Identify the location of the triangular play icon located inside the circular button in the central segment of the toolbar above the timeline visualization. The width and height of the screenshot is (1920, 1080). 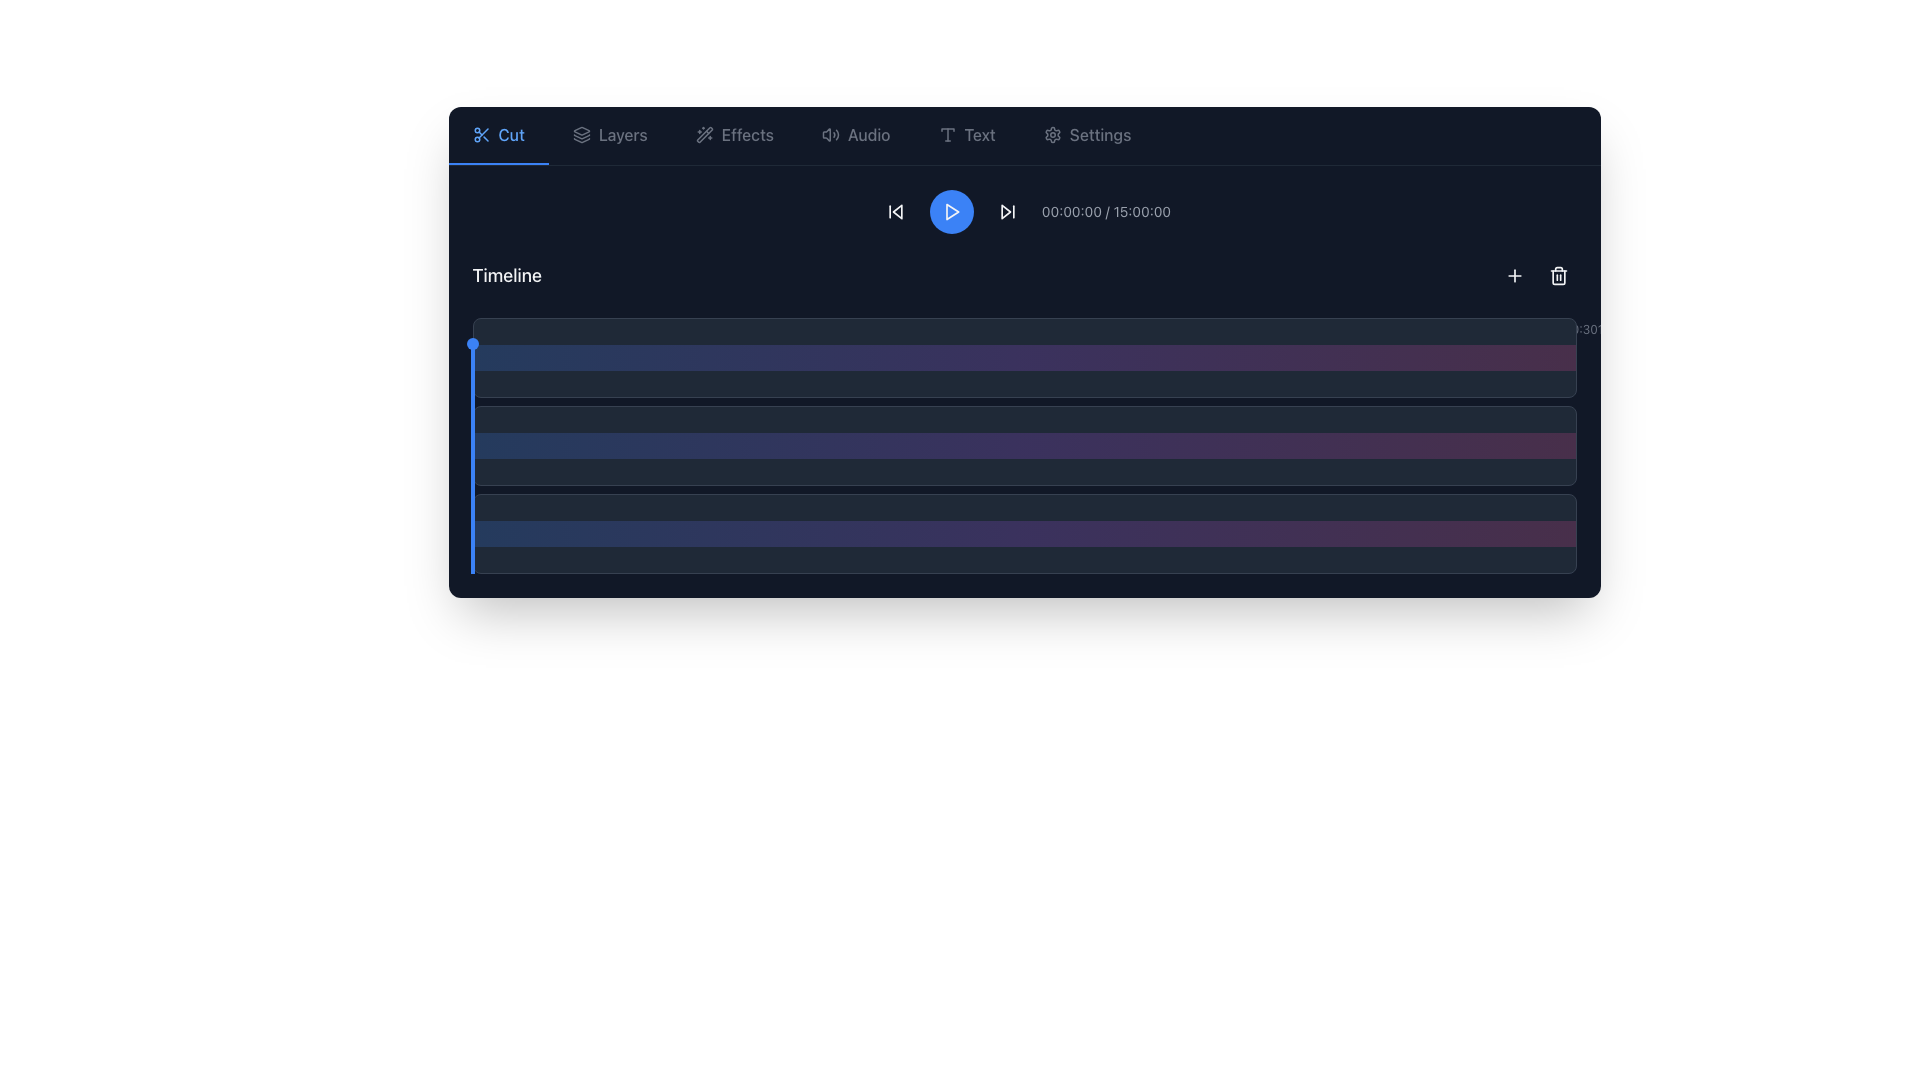
(951, 212).